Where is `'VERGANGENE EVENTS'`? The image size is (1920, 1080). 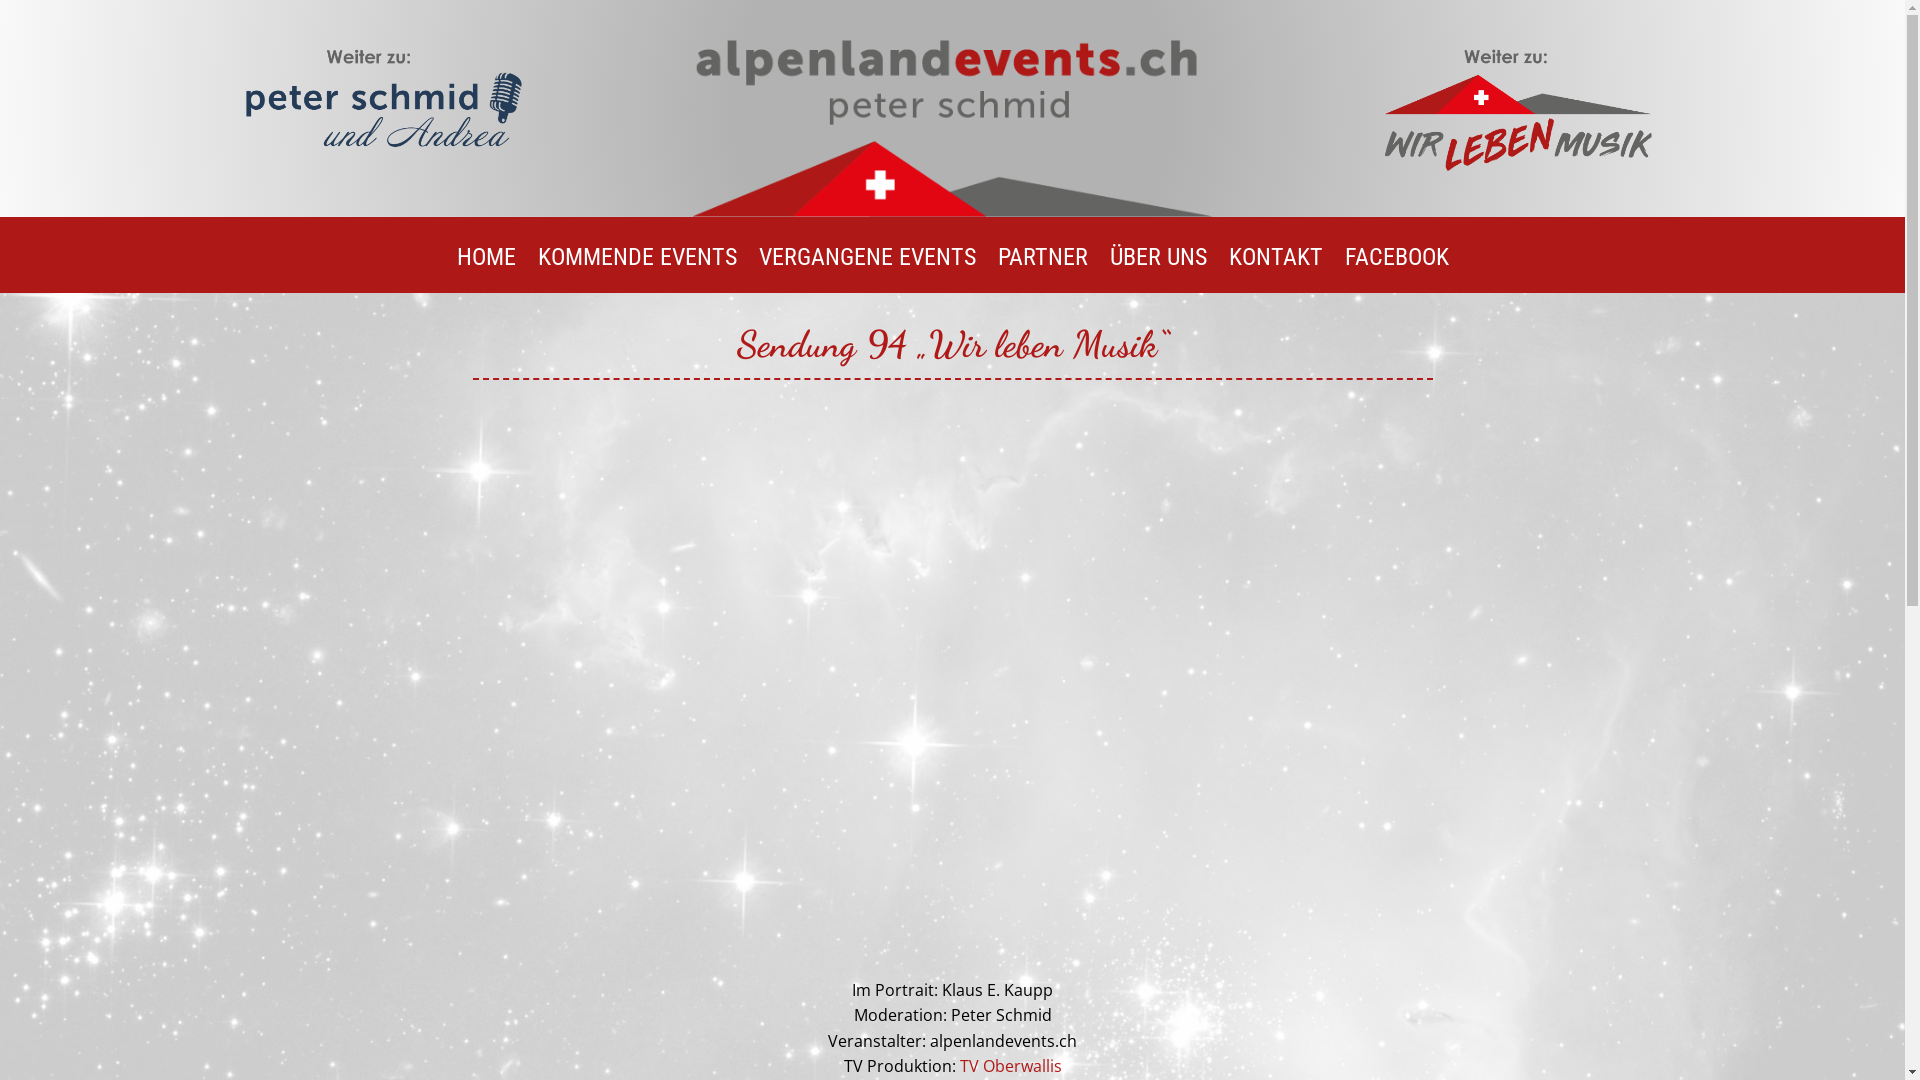
'VERGANGENE EVENTS' is located at coordinates (866, 271).